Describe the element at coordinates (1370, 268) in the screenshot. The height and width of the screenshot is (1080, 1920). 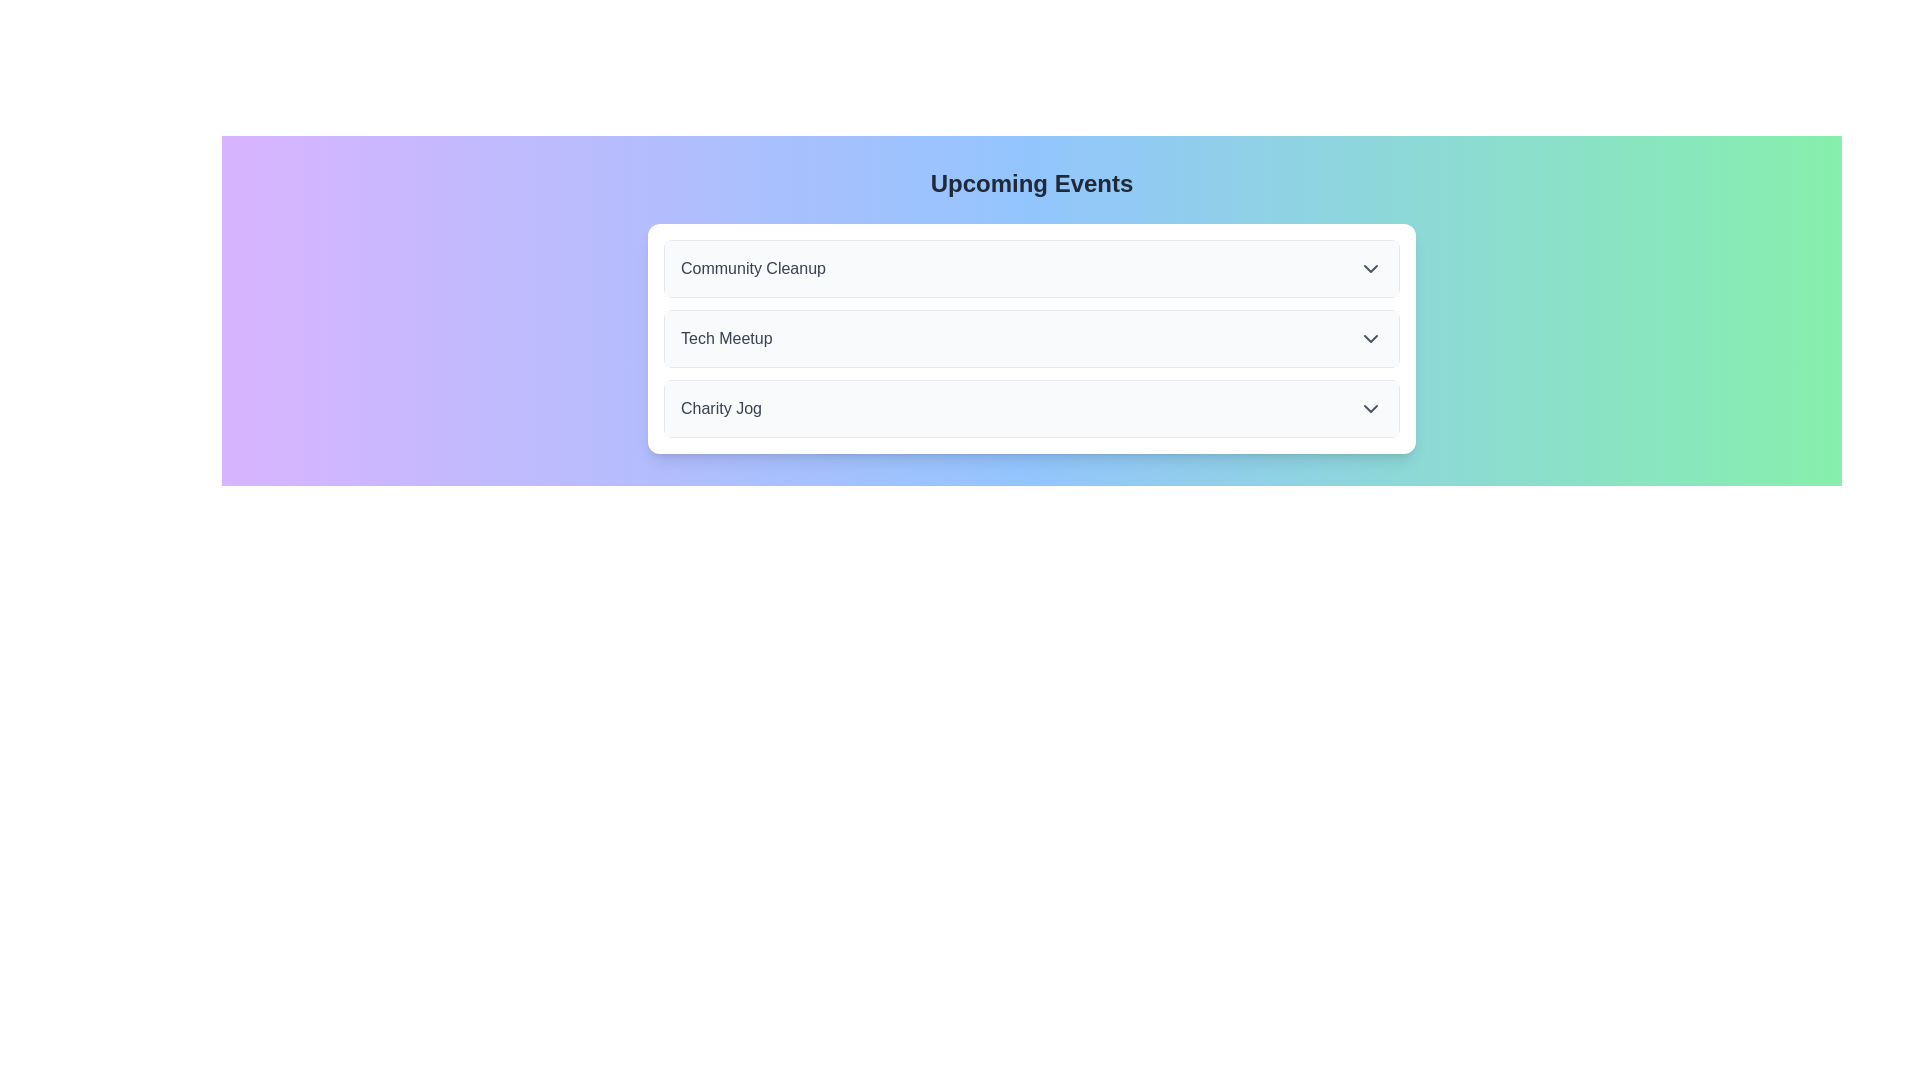
I see `the downward-pointing gray chevron icon located at the far-right end of the 'Community Cleanup' header row` at that location.